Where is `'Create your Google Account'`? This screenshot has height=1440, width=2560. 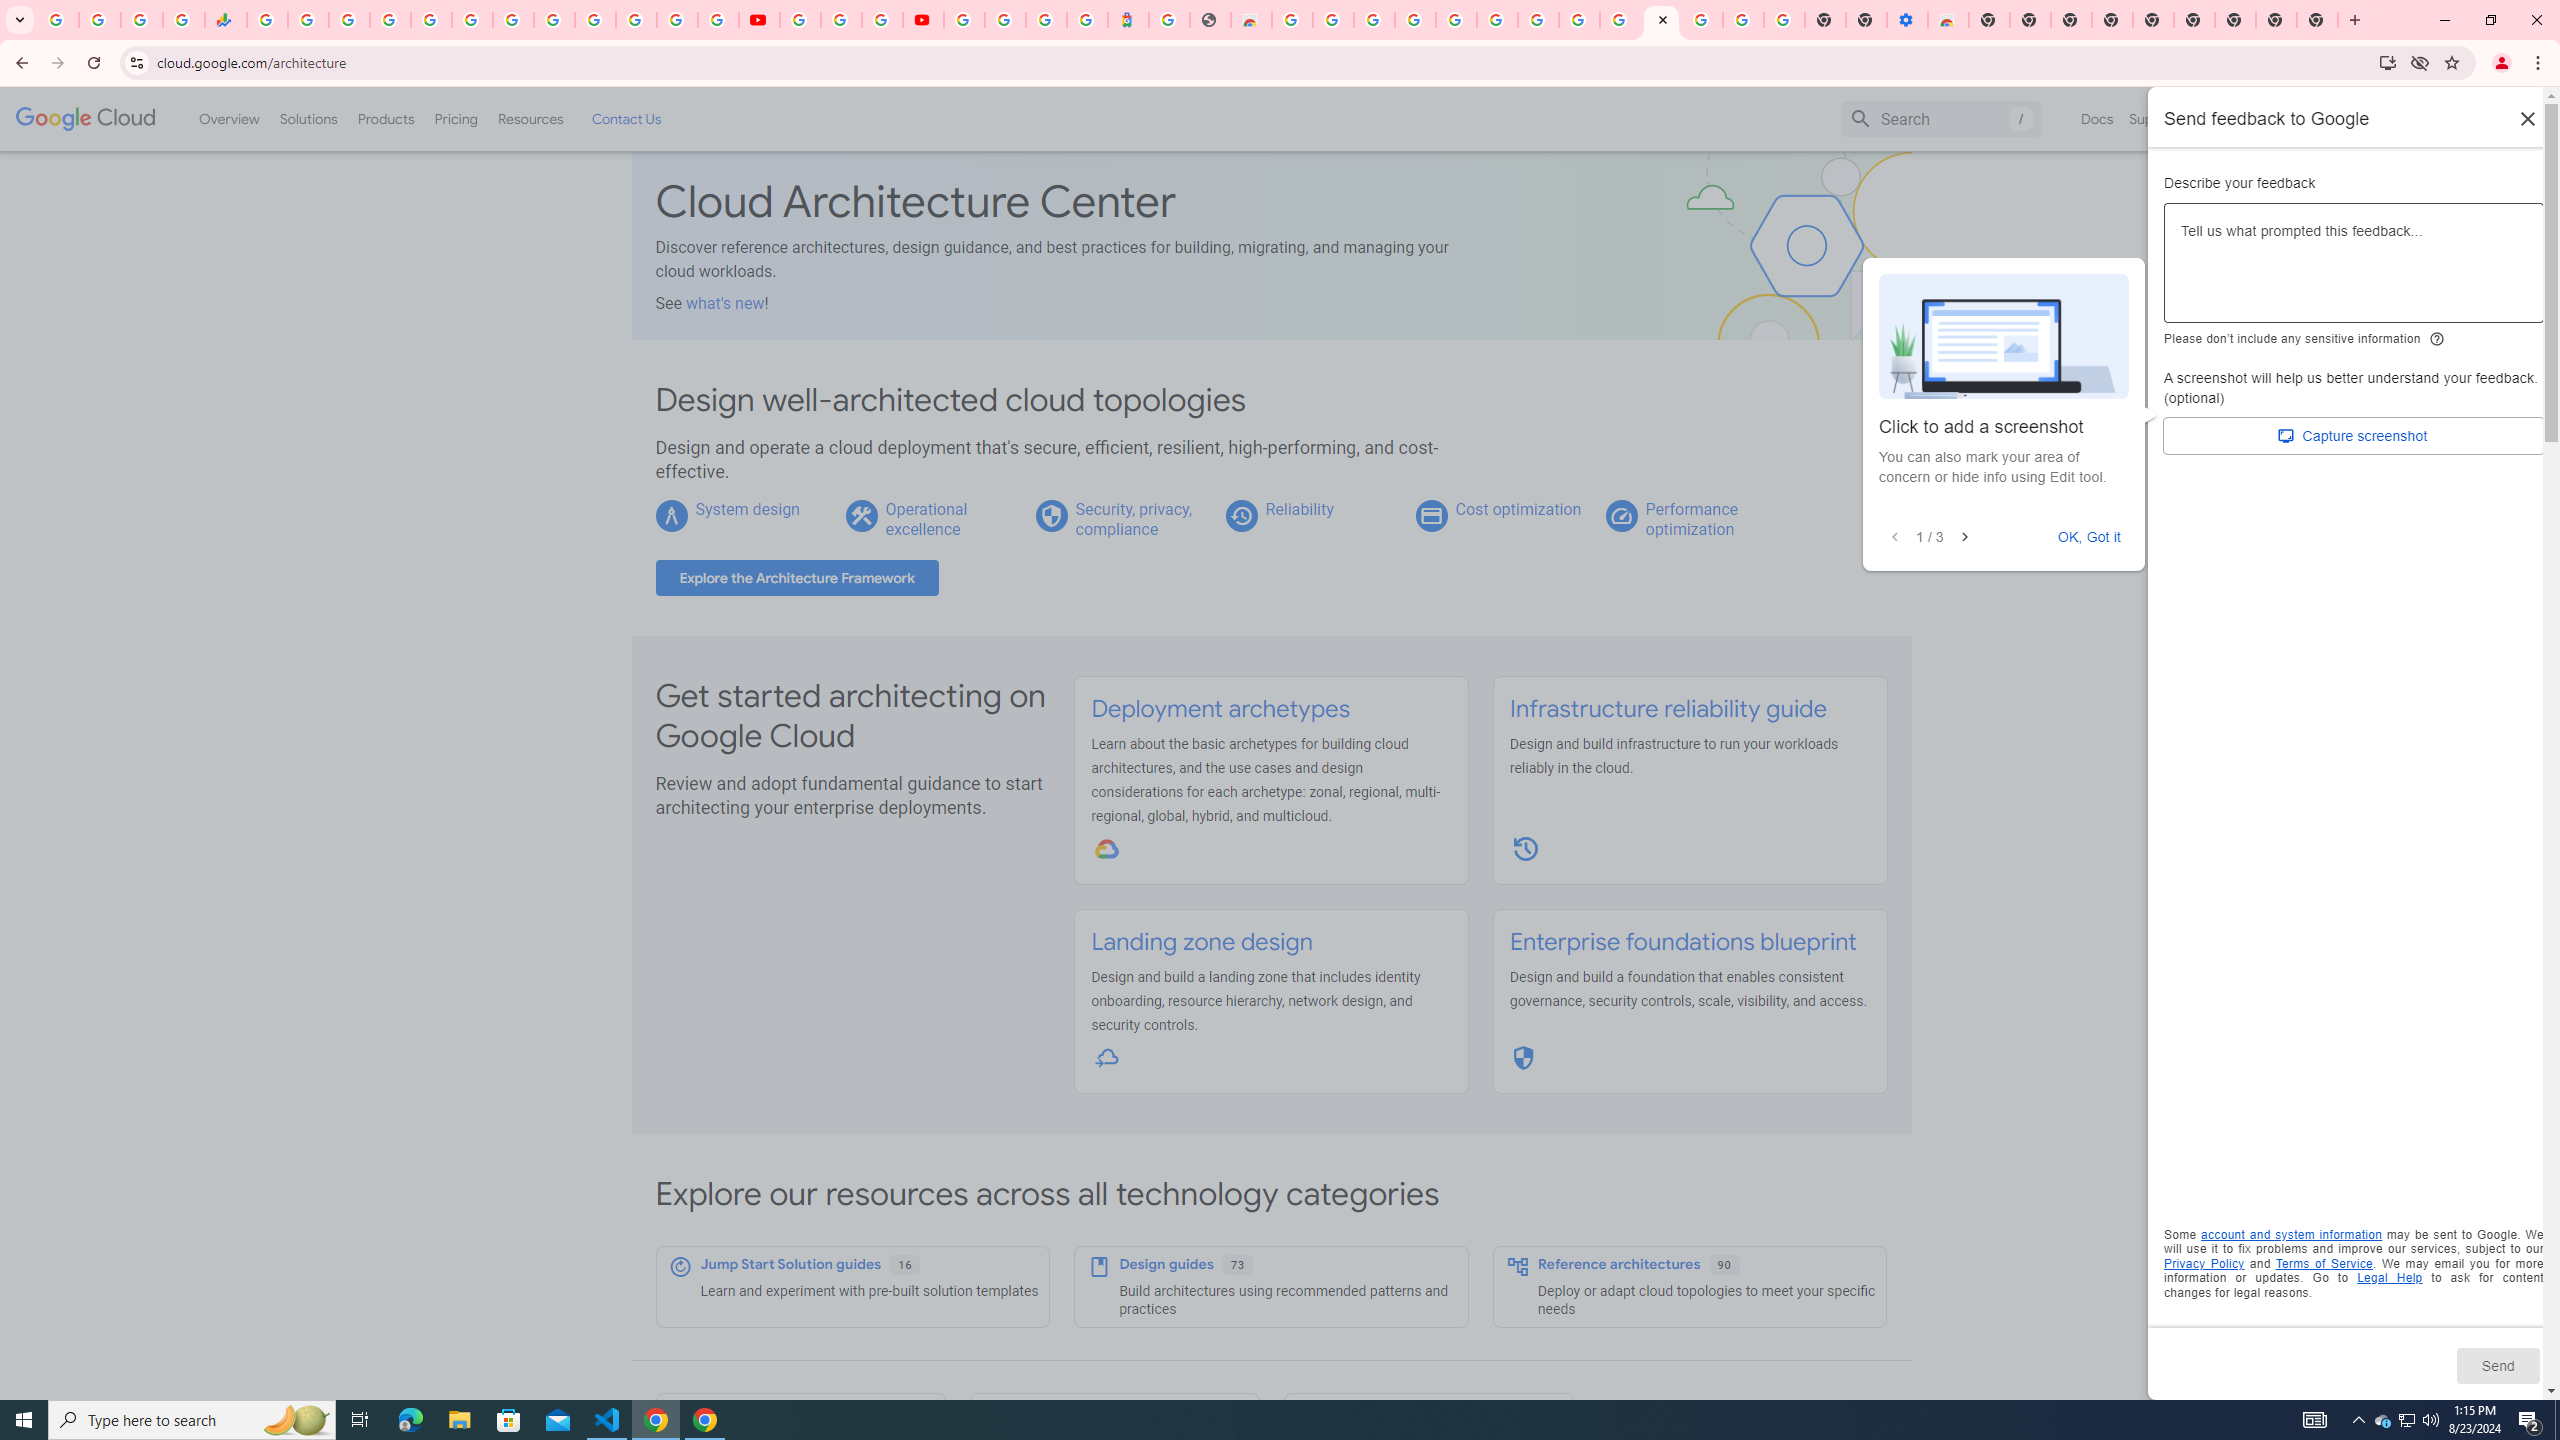
'Create your Google Account' is located at coordinates (880, 19).